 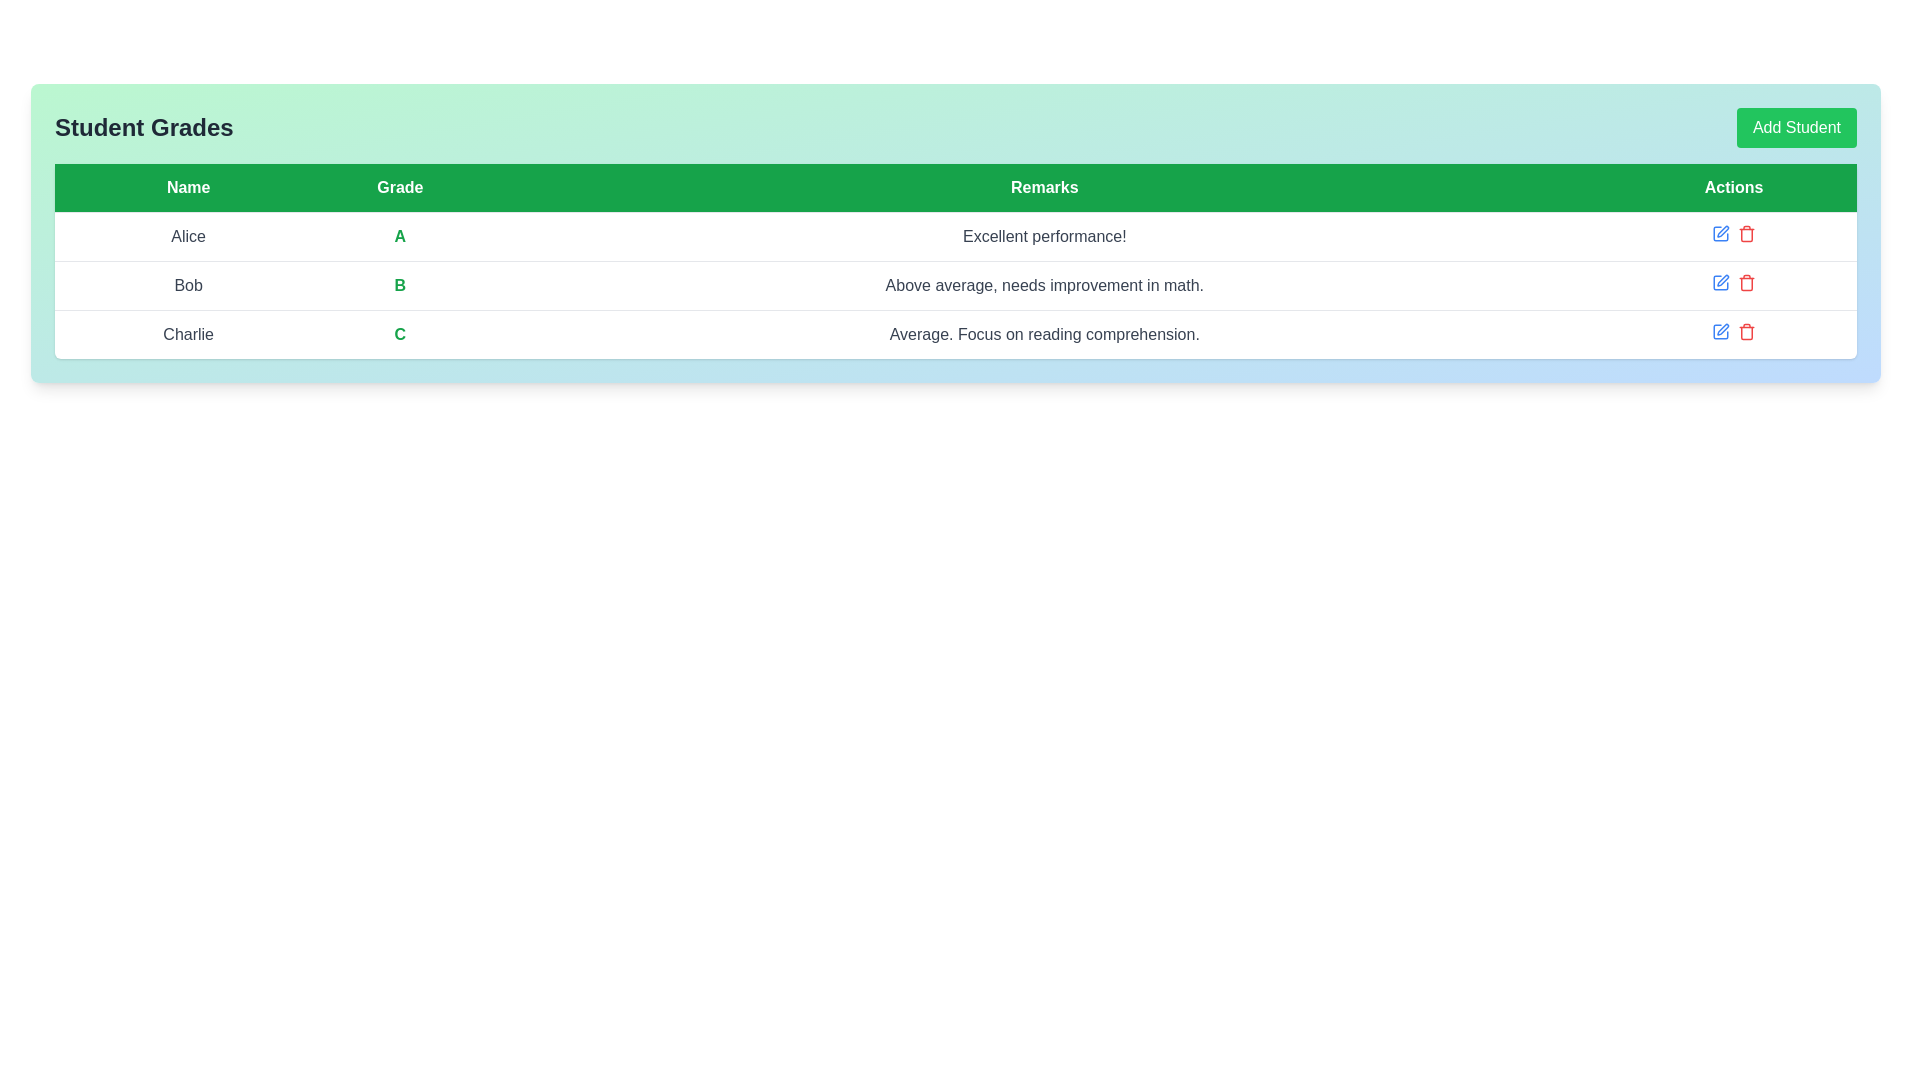 What do you see at coordinates (1746, 233) in the screenshot?
I see `the trash can icon, the second interactive element in the 'Actions' column for the row corresponding to 'Alice'` at bounding box center [1746, 233].